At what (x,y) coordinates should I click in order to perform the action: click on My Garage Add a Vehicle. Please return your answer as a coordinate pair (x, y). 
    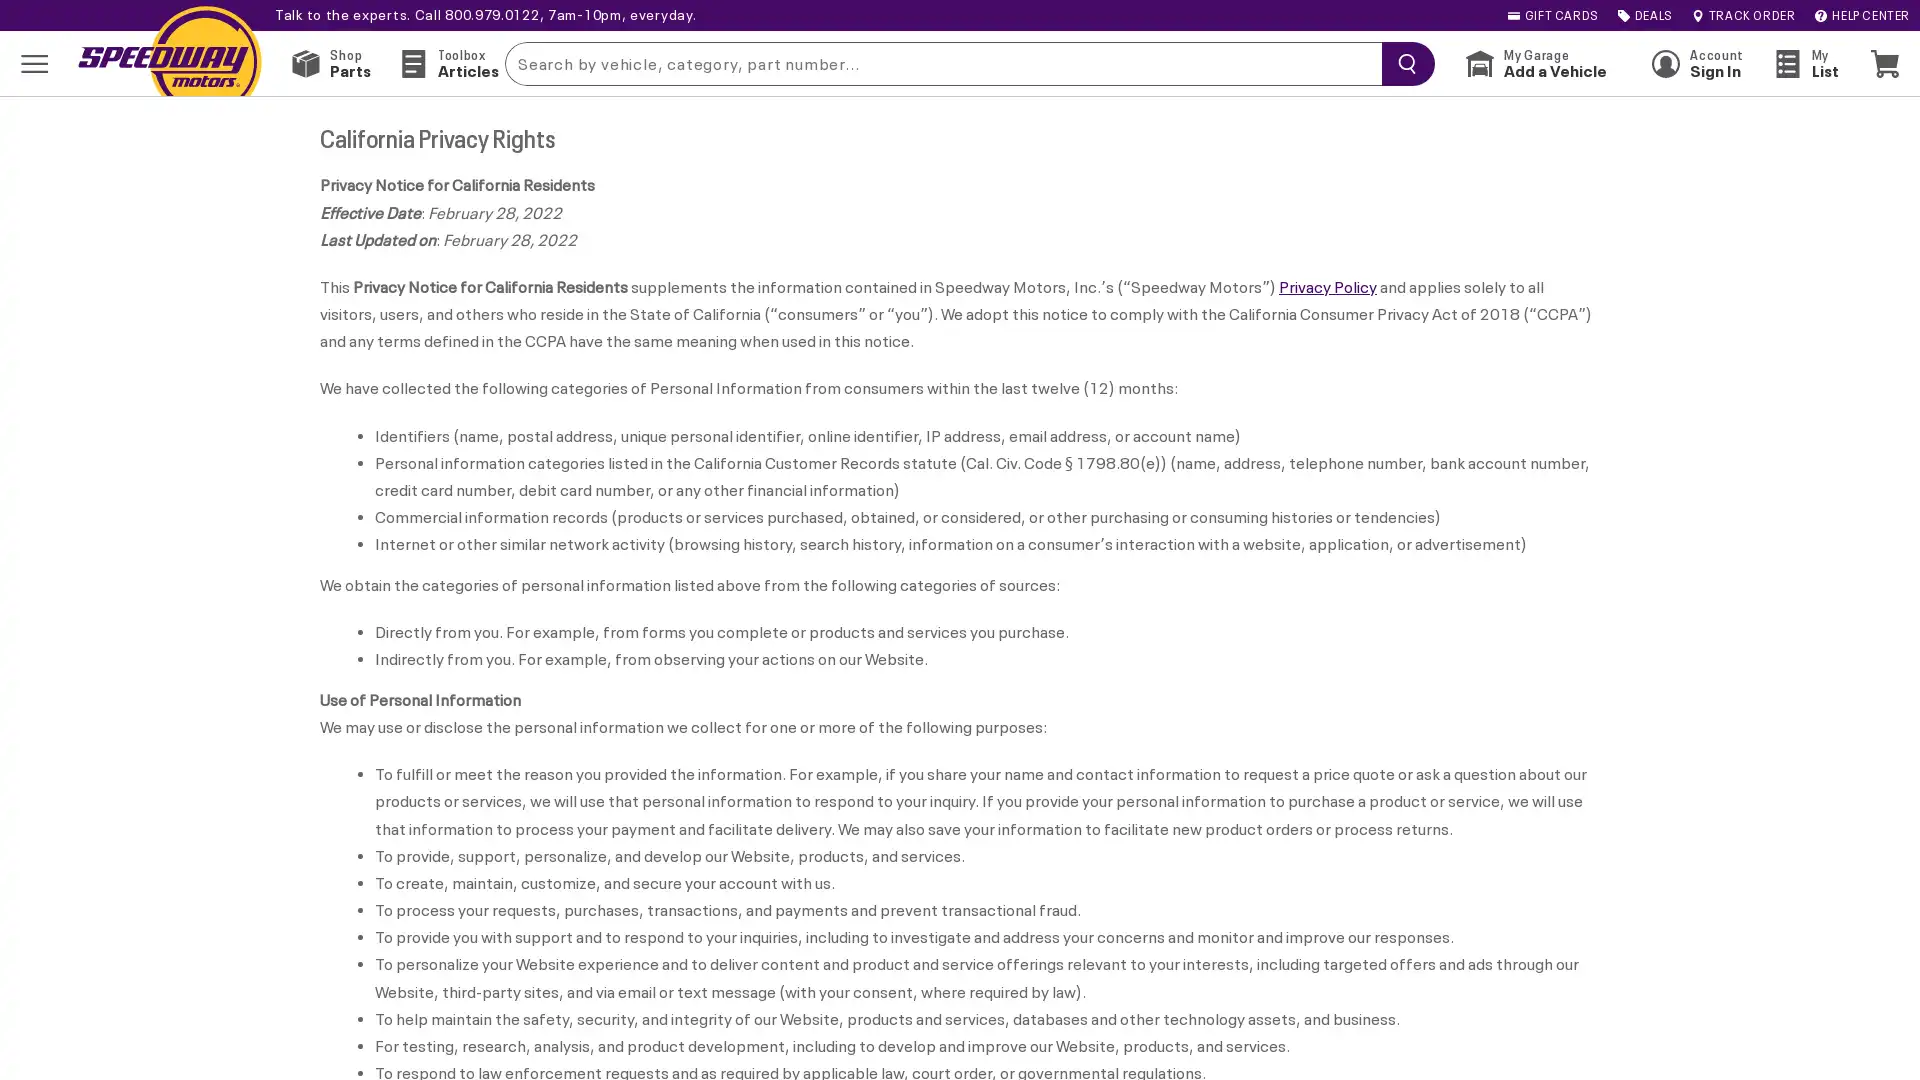
    Looking at the image, I should click on (1535, 62).